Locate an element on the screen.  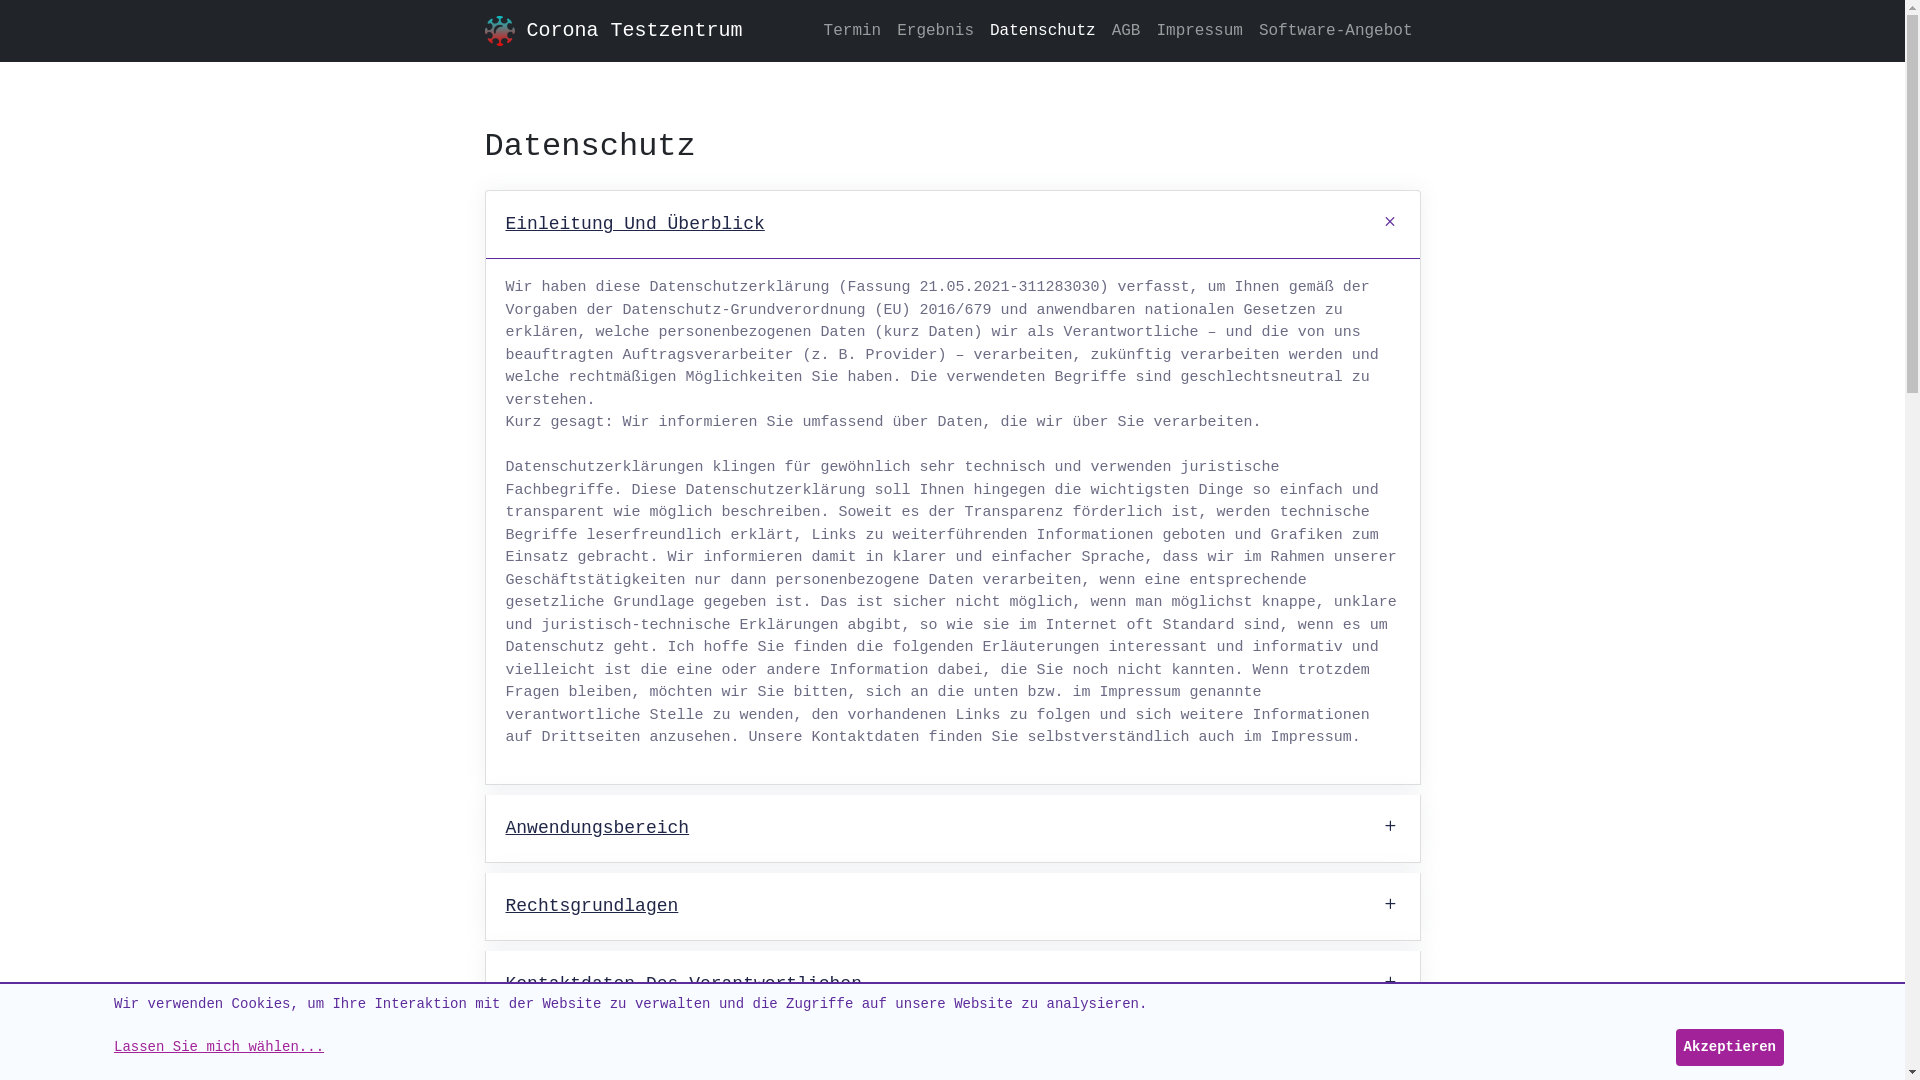
'Kontaktdaten Des Verantwortlichen' is located at coordinates (952, 983).